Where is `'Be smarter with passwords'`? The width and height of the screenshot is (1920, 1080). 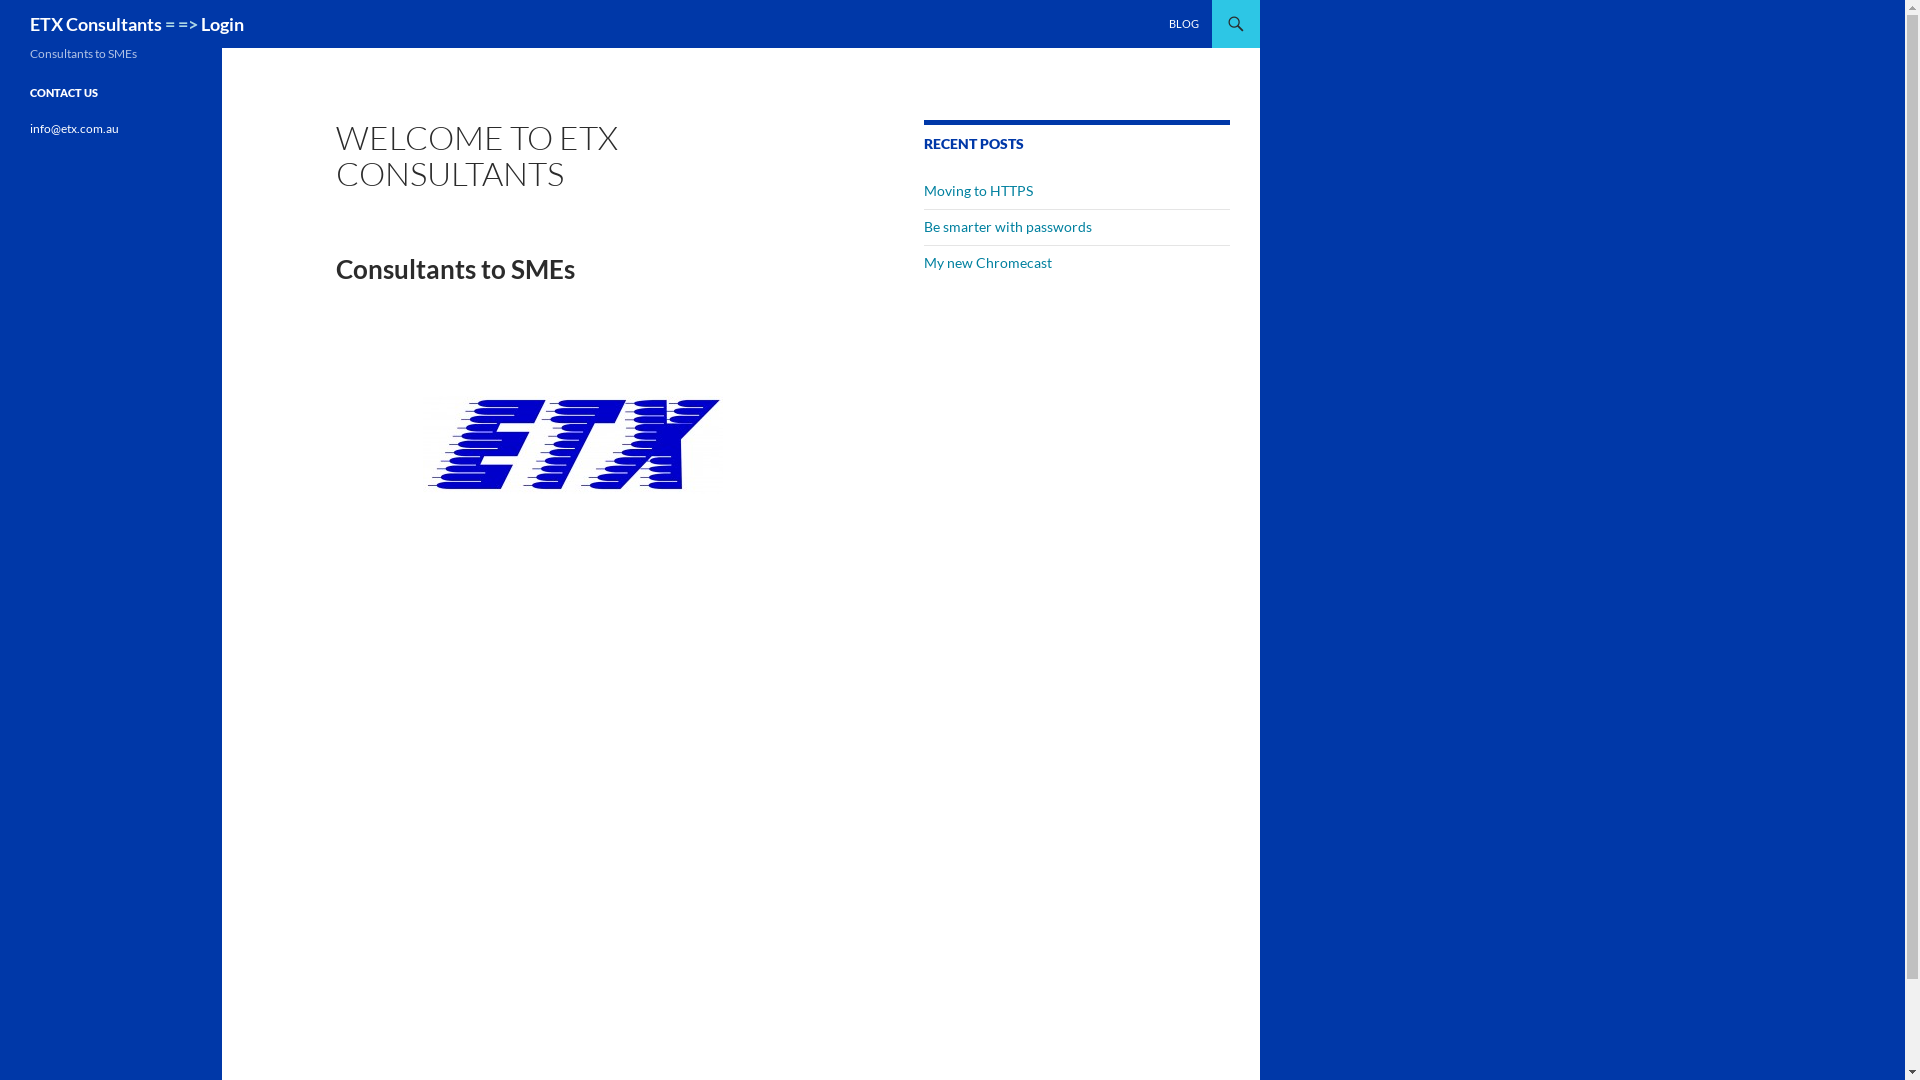
'Be smarter with passwords' is located at coordinates (923, 225).